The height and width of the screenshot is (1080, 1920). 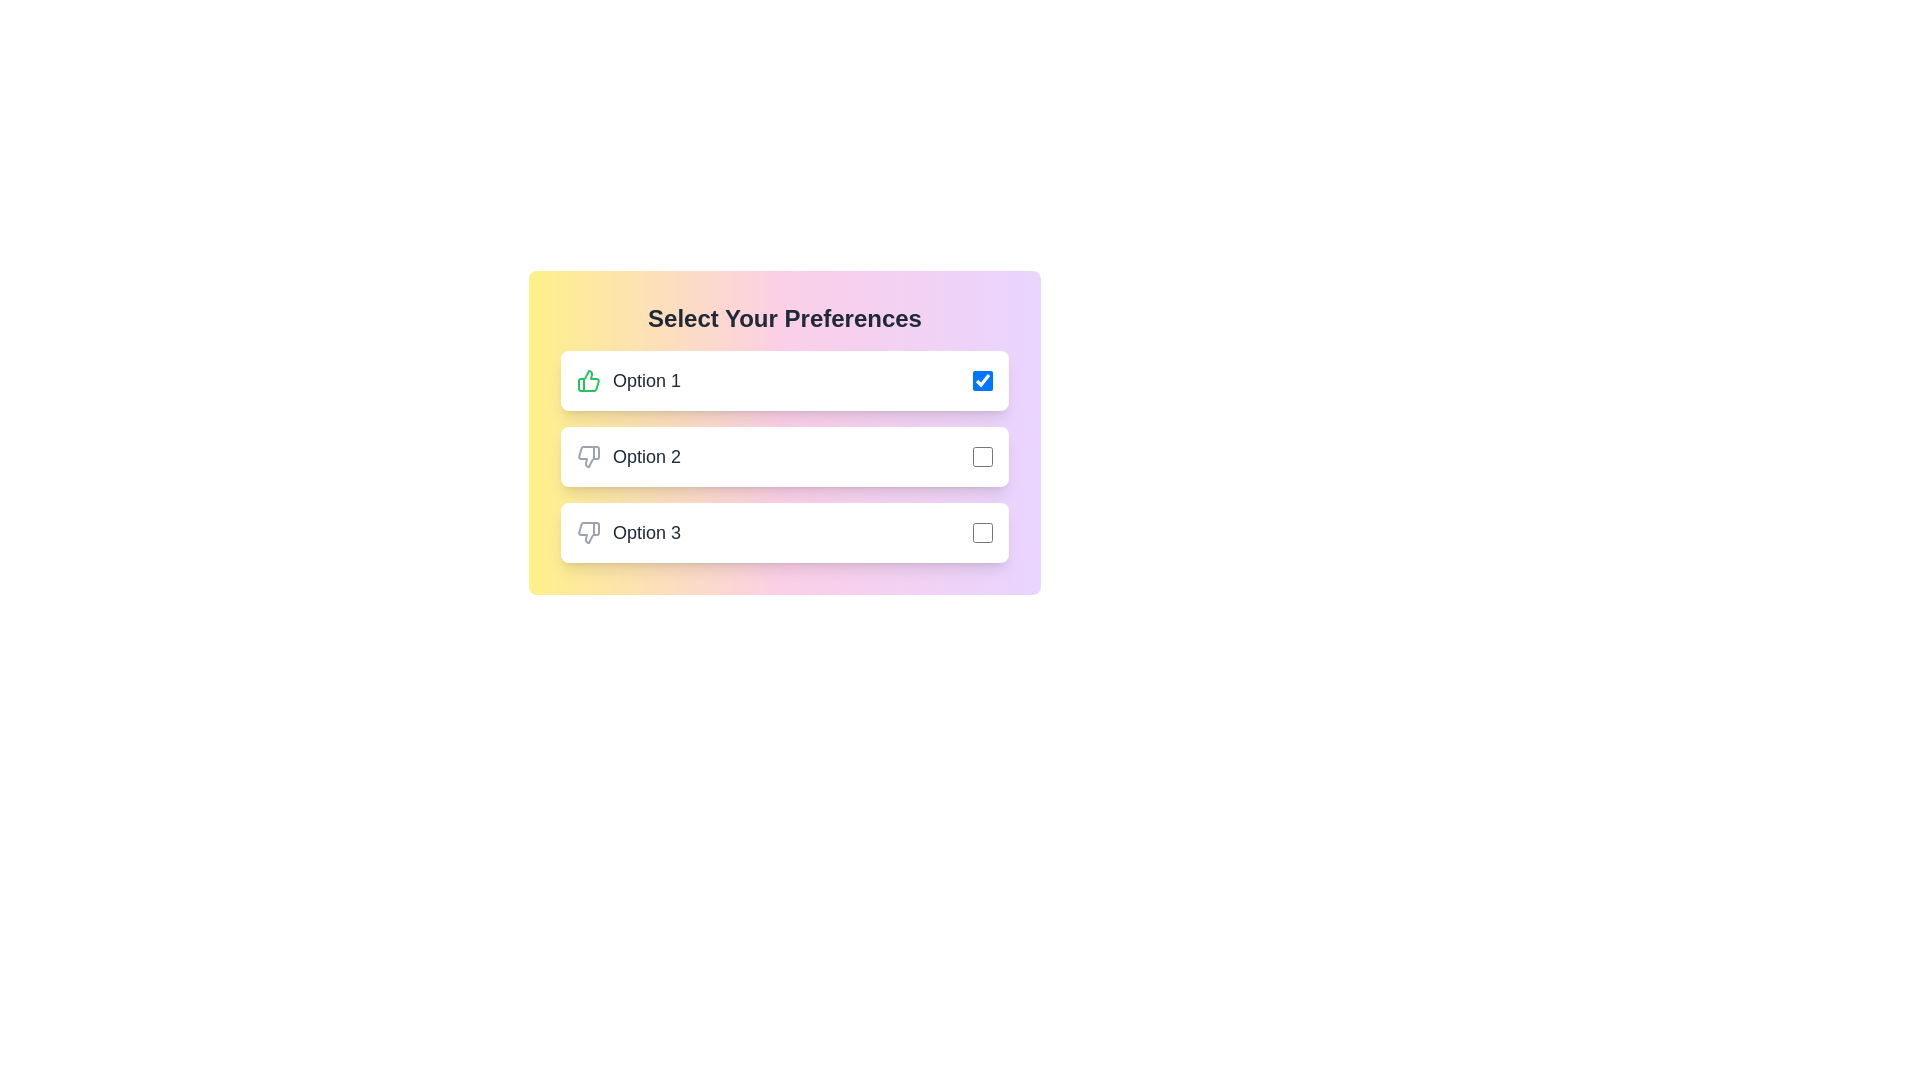 I want to click on the thumbs-down icon associated with 'Option 3' in the preferences selection interface, so click(x=588, y=531).